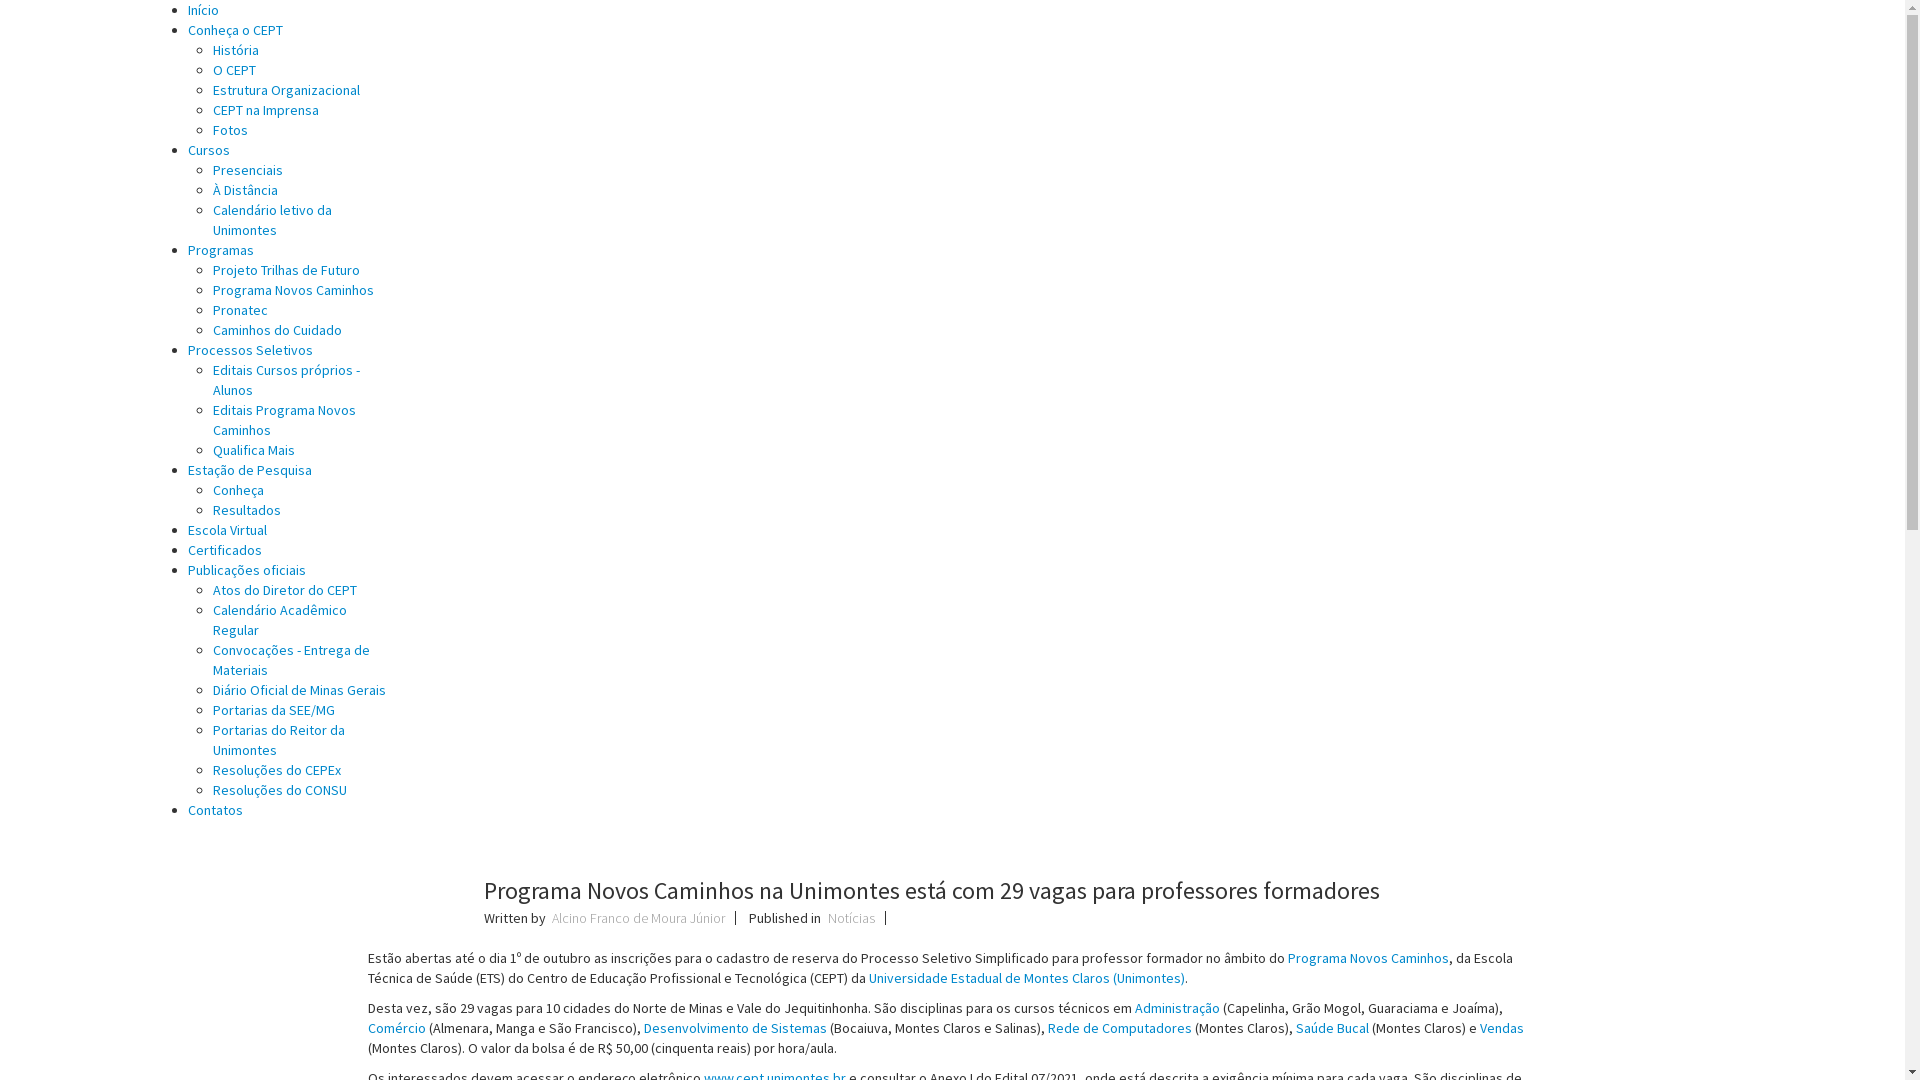 This screenshot has width=1920, height=1080. Describe the element at coordinates (247, 168) in the screenshot. I see `'Presenciais'` at that location.